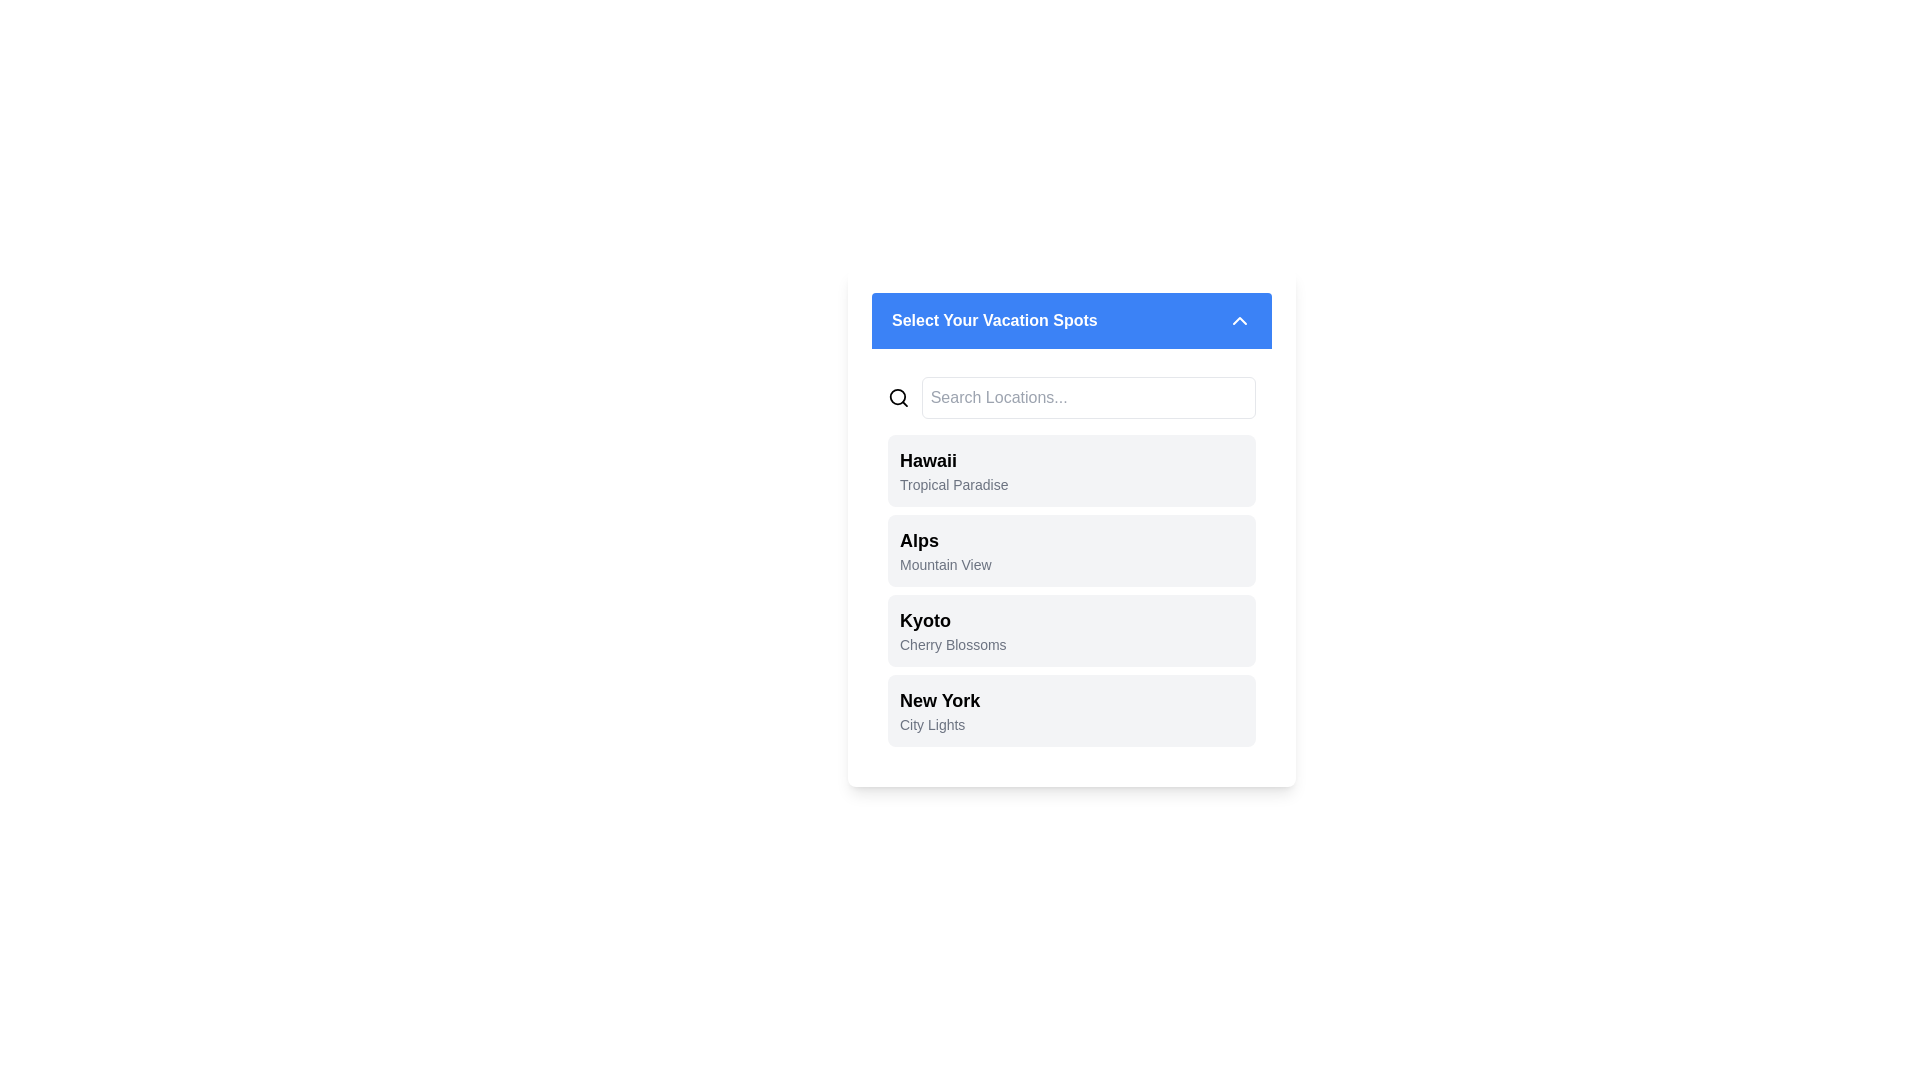 Image resolution: width=1920 pixels, height=1080 pixels. What do you see at coordinates (1070, 709) in the screenshot?
I see `the 'New York' button-like list item, the fourth entry under 'Select Your Vacation Spots,'` at bounding box center [1070, 709].